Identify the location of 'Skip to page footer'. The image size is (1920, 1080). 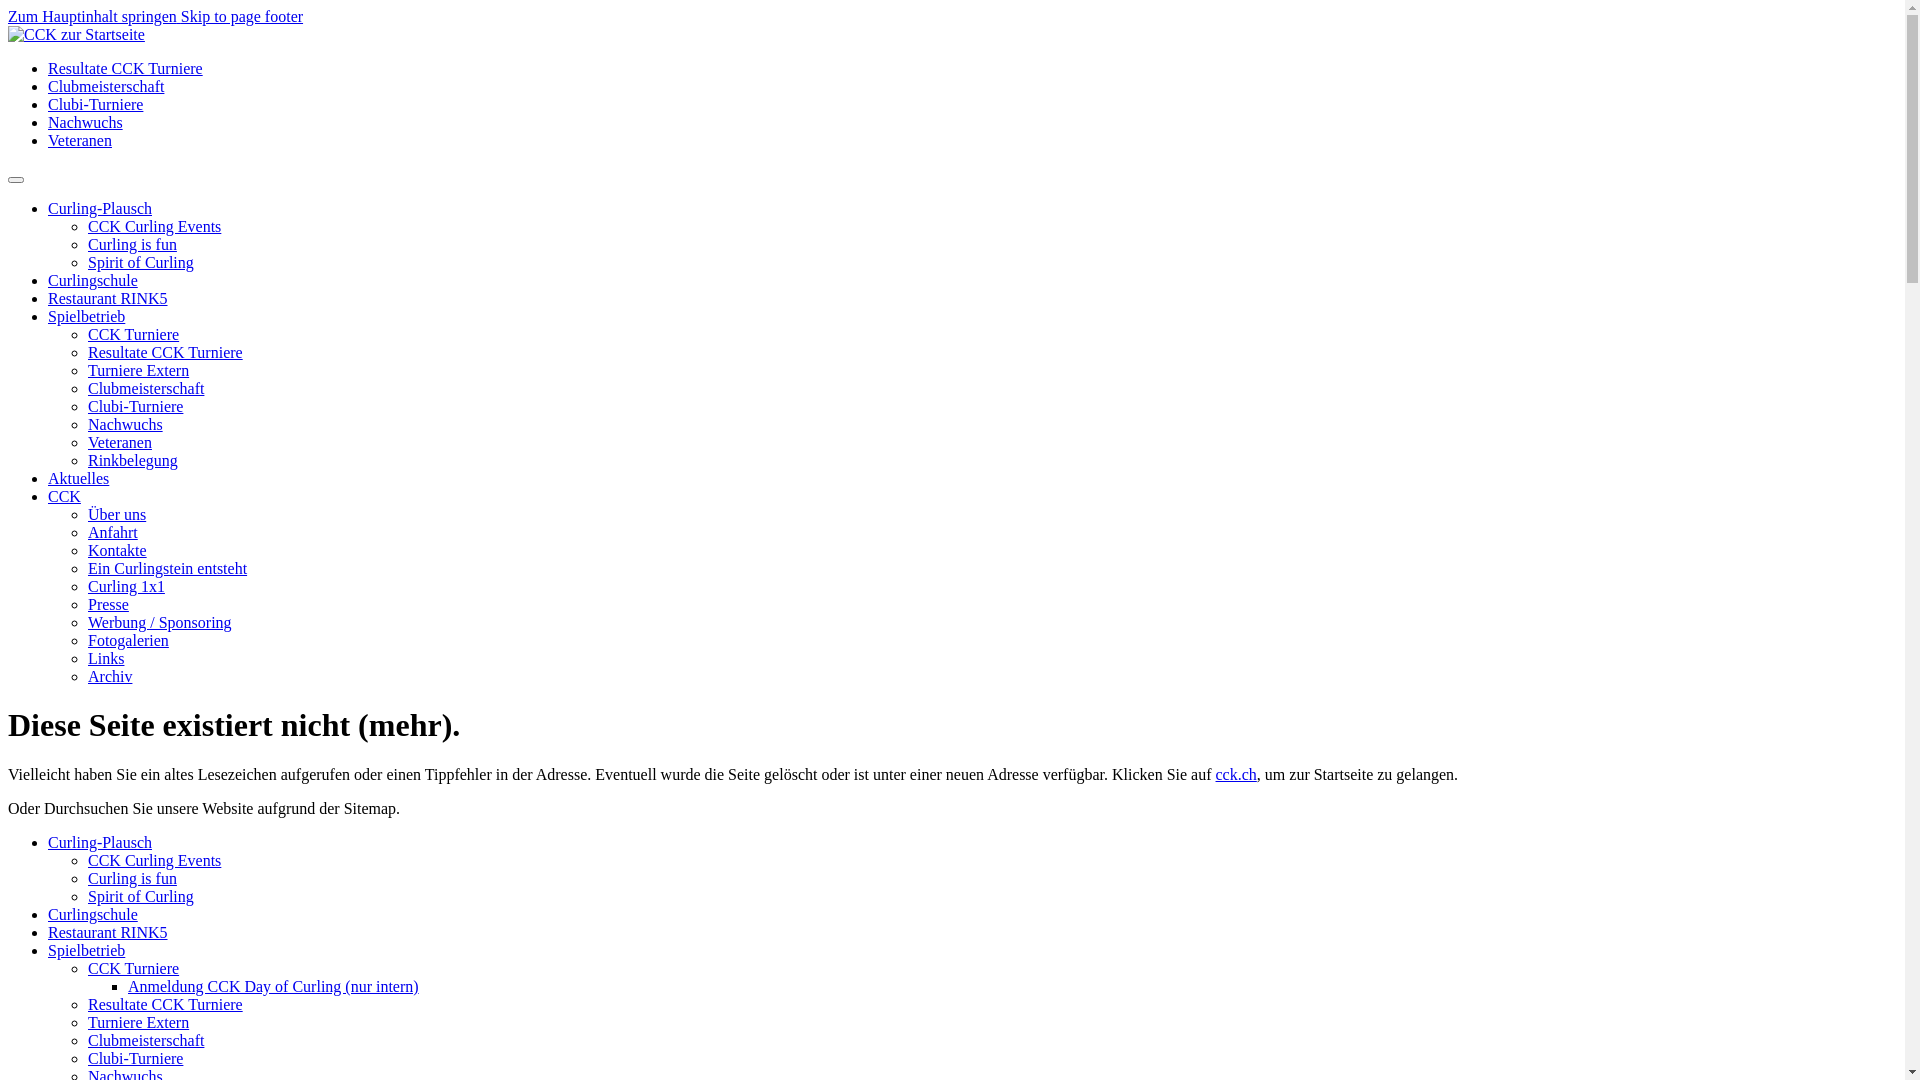
(181, 16).